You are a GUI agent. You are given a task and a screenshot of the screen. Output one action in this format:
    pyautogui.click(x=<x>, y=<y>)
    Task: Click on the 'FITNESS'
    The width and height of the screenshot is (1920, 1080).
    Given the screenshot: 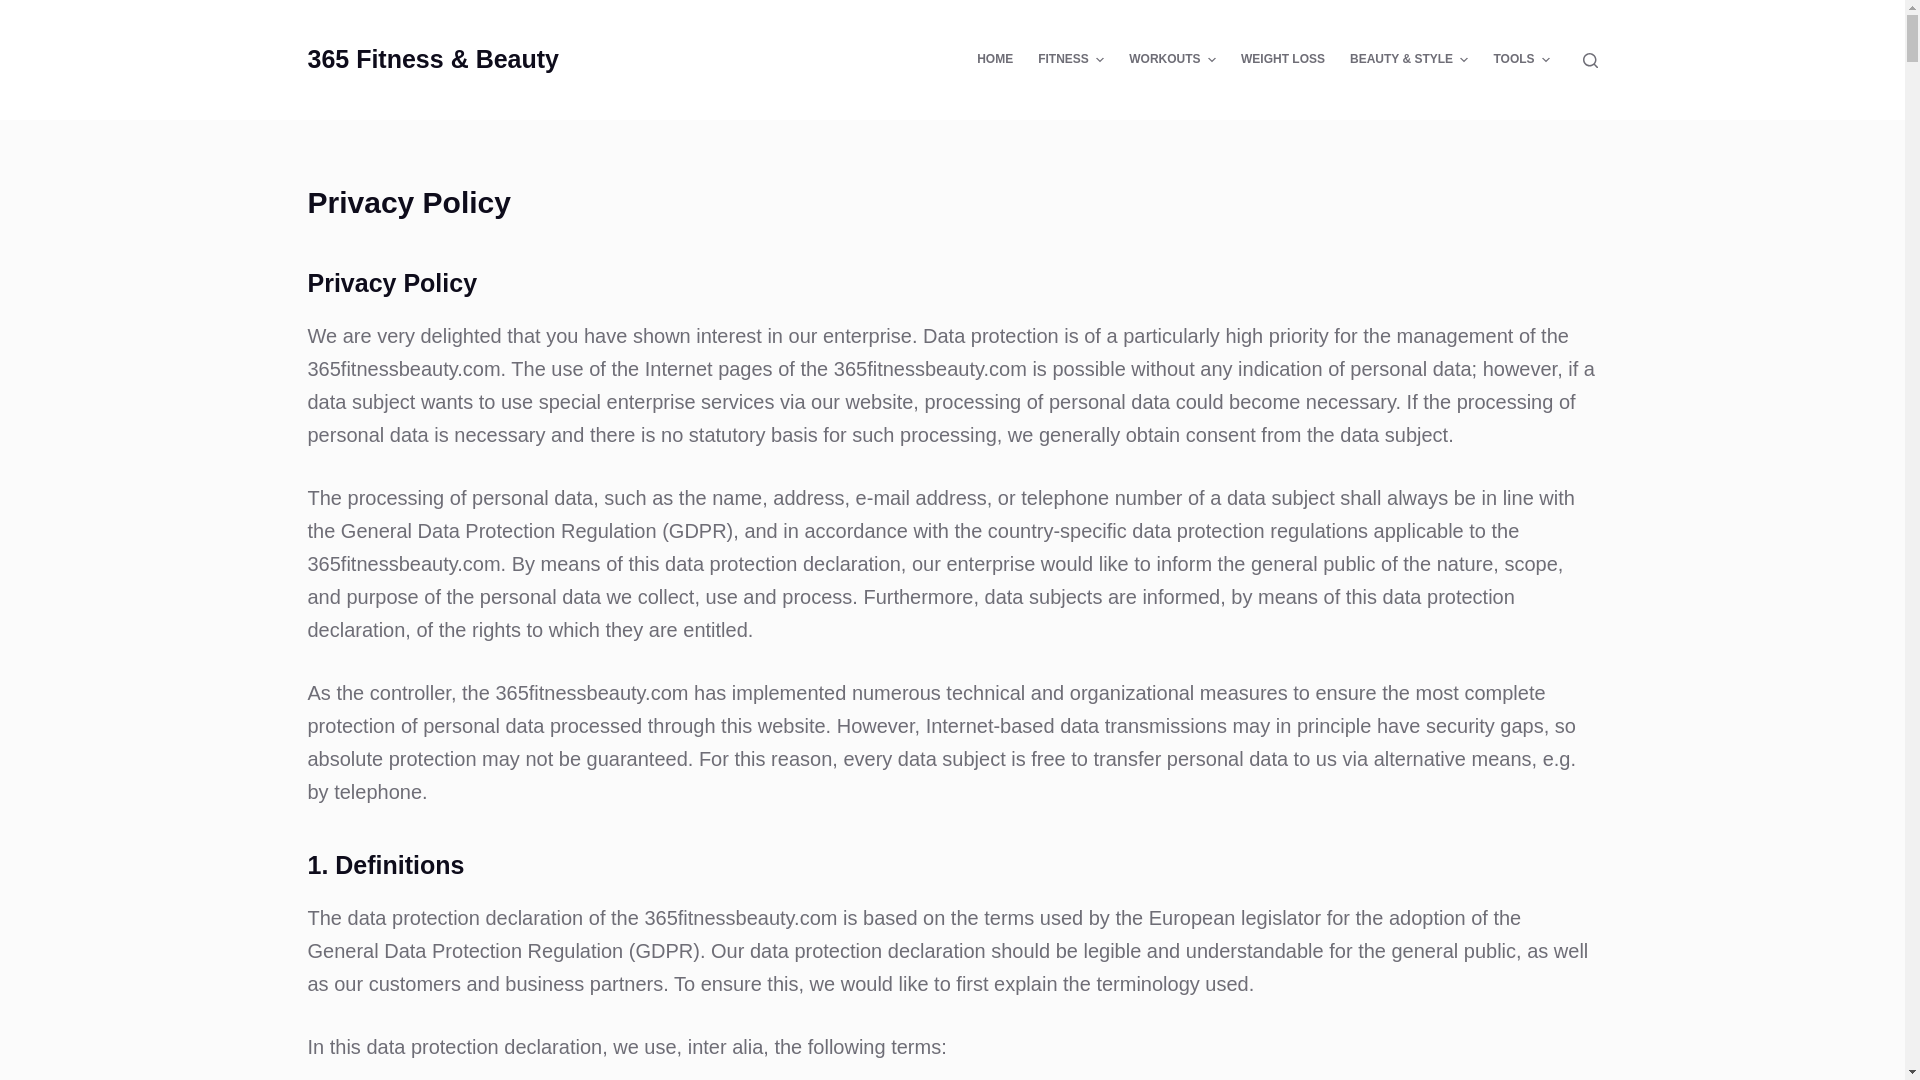 What is the action you would take?
    pyautogui.click(x=1070, y=59)
    